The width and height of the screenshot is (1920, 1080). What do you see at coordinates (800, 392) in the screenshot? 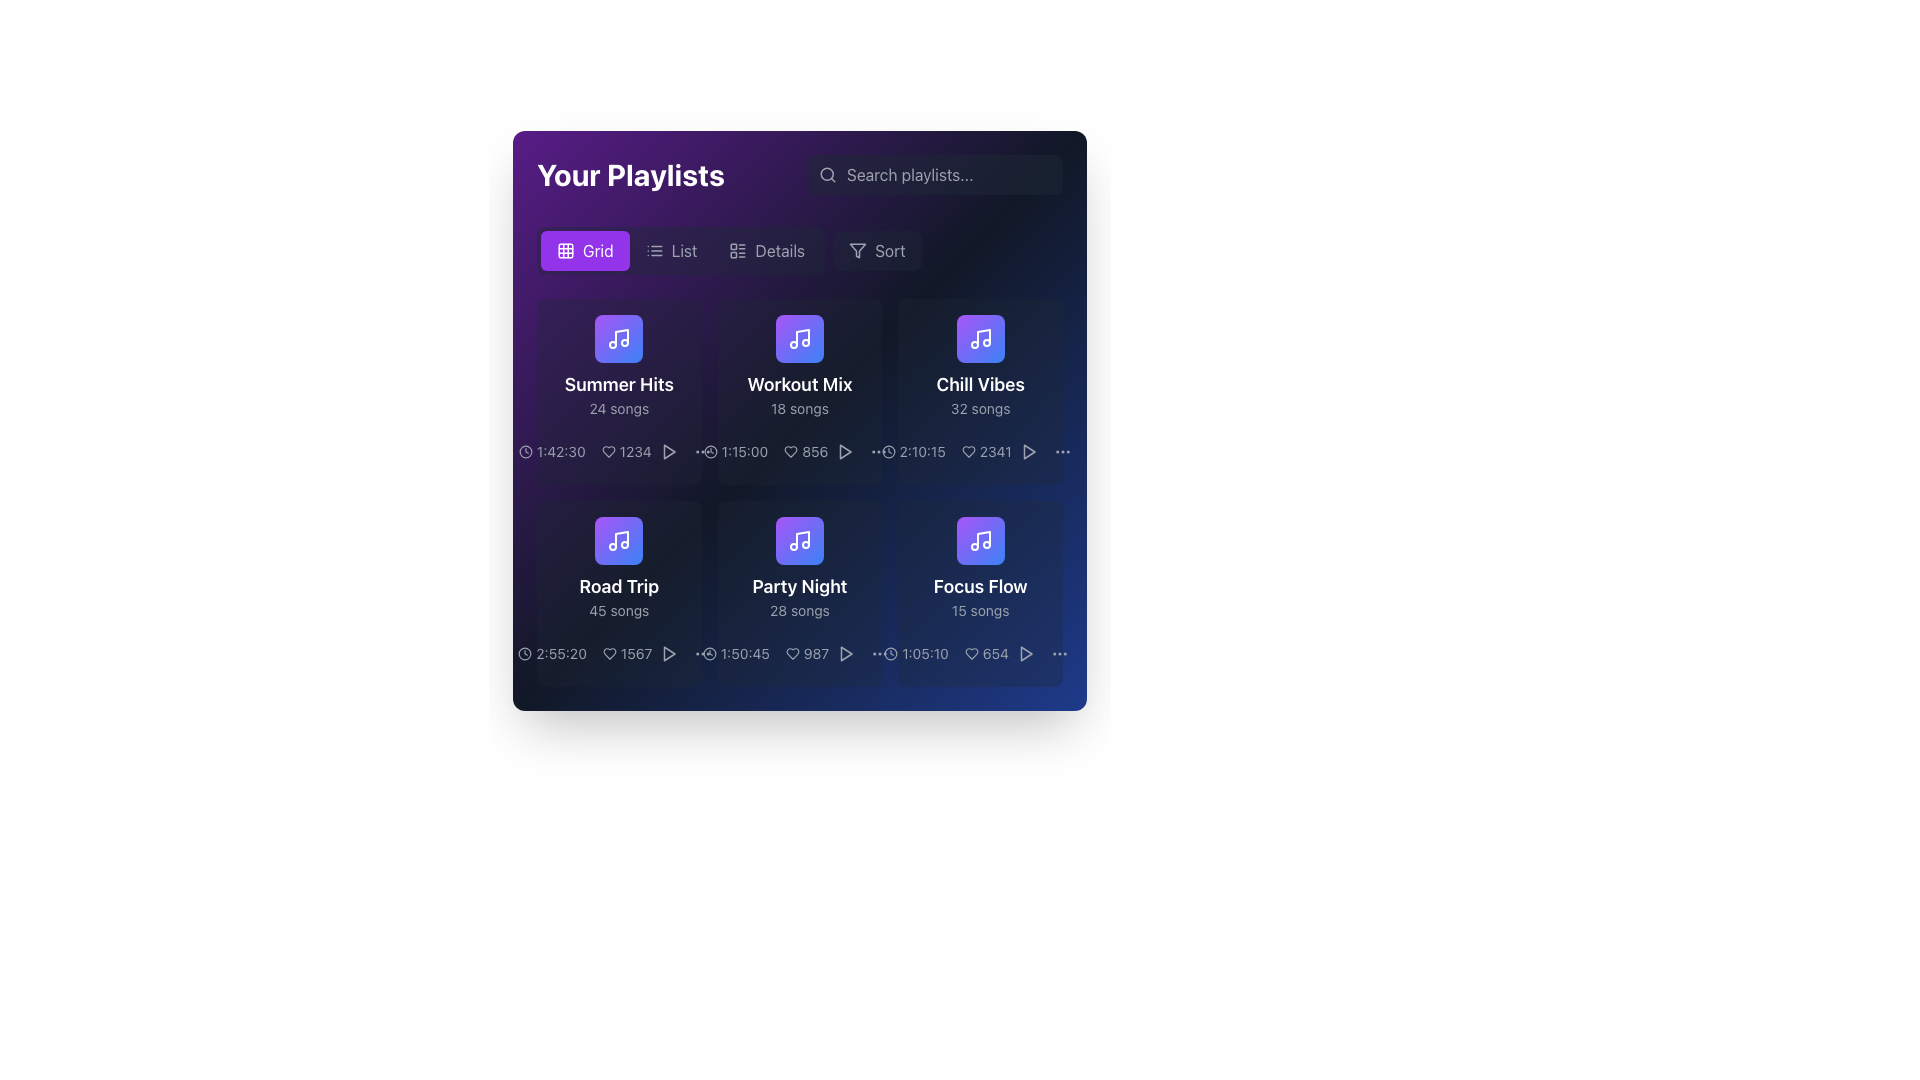
I see `the 'Workout Mix' playlist card, which is the middle card in the top row of the 'Your Playlists' section` at bounding box center [800, 392].